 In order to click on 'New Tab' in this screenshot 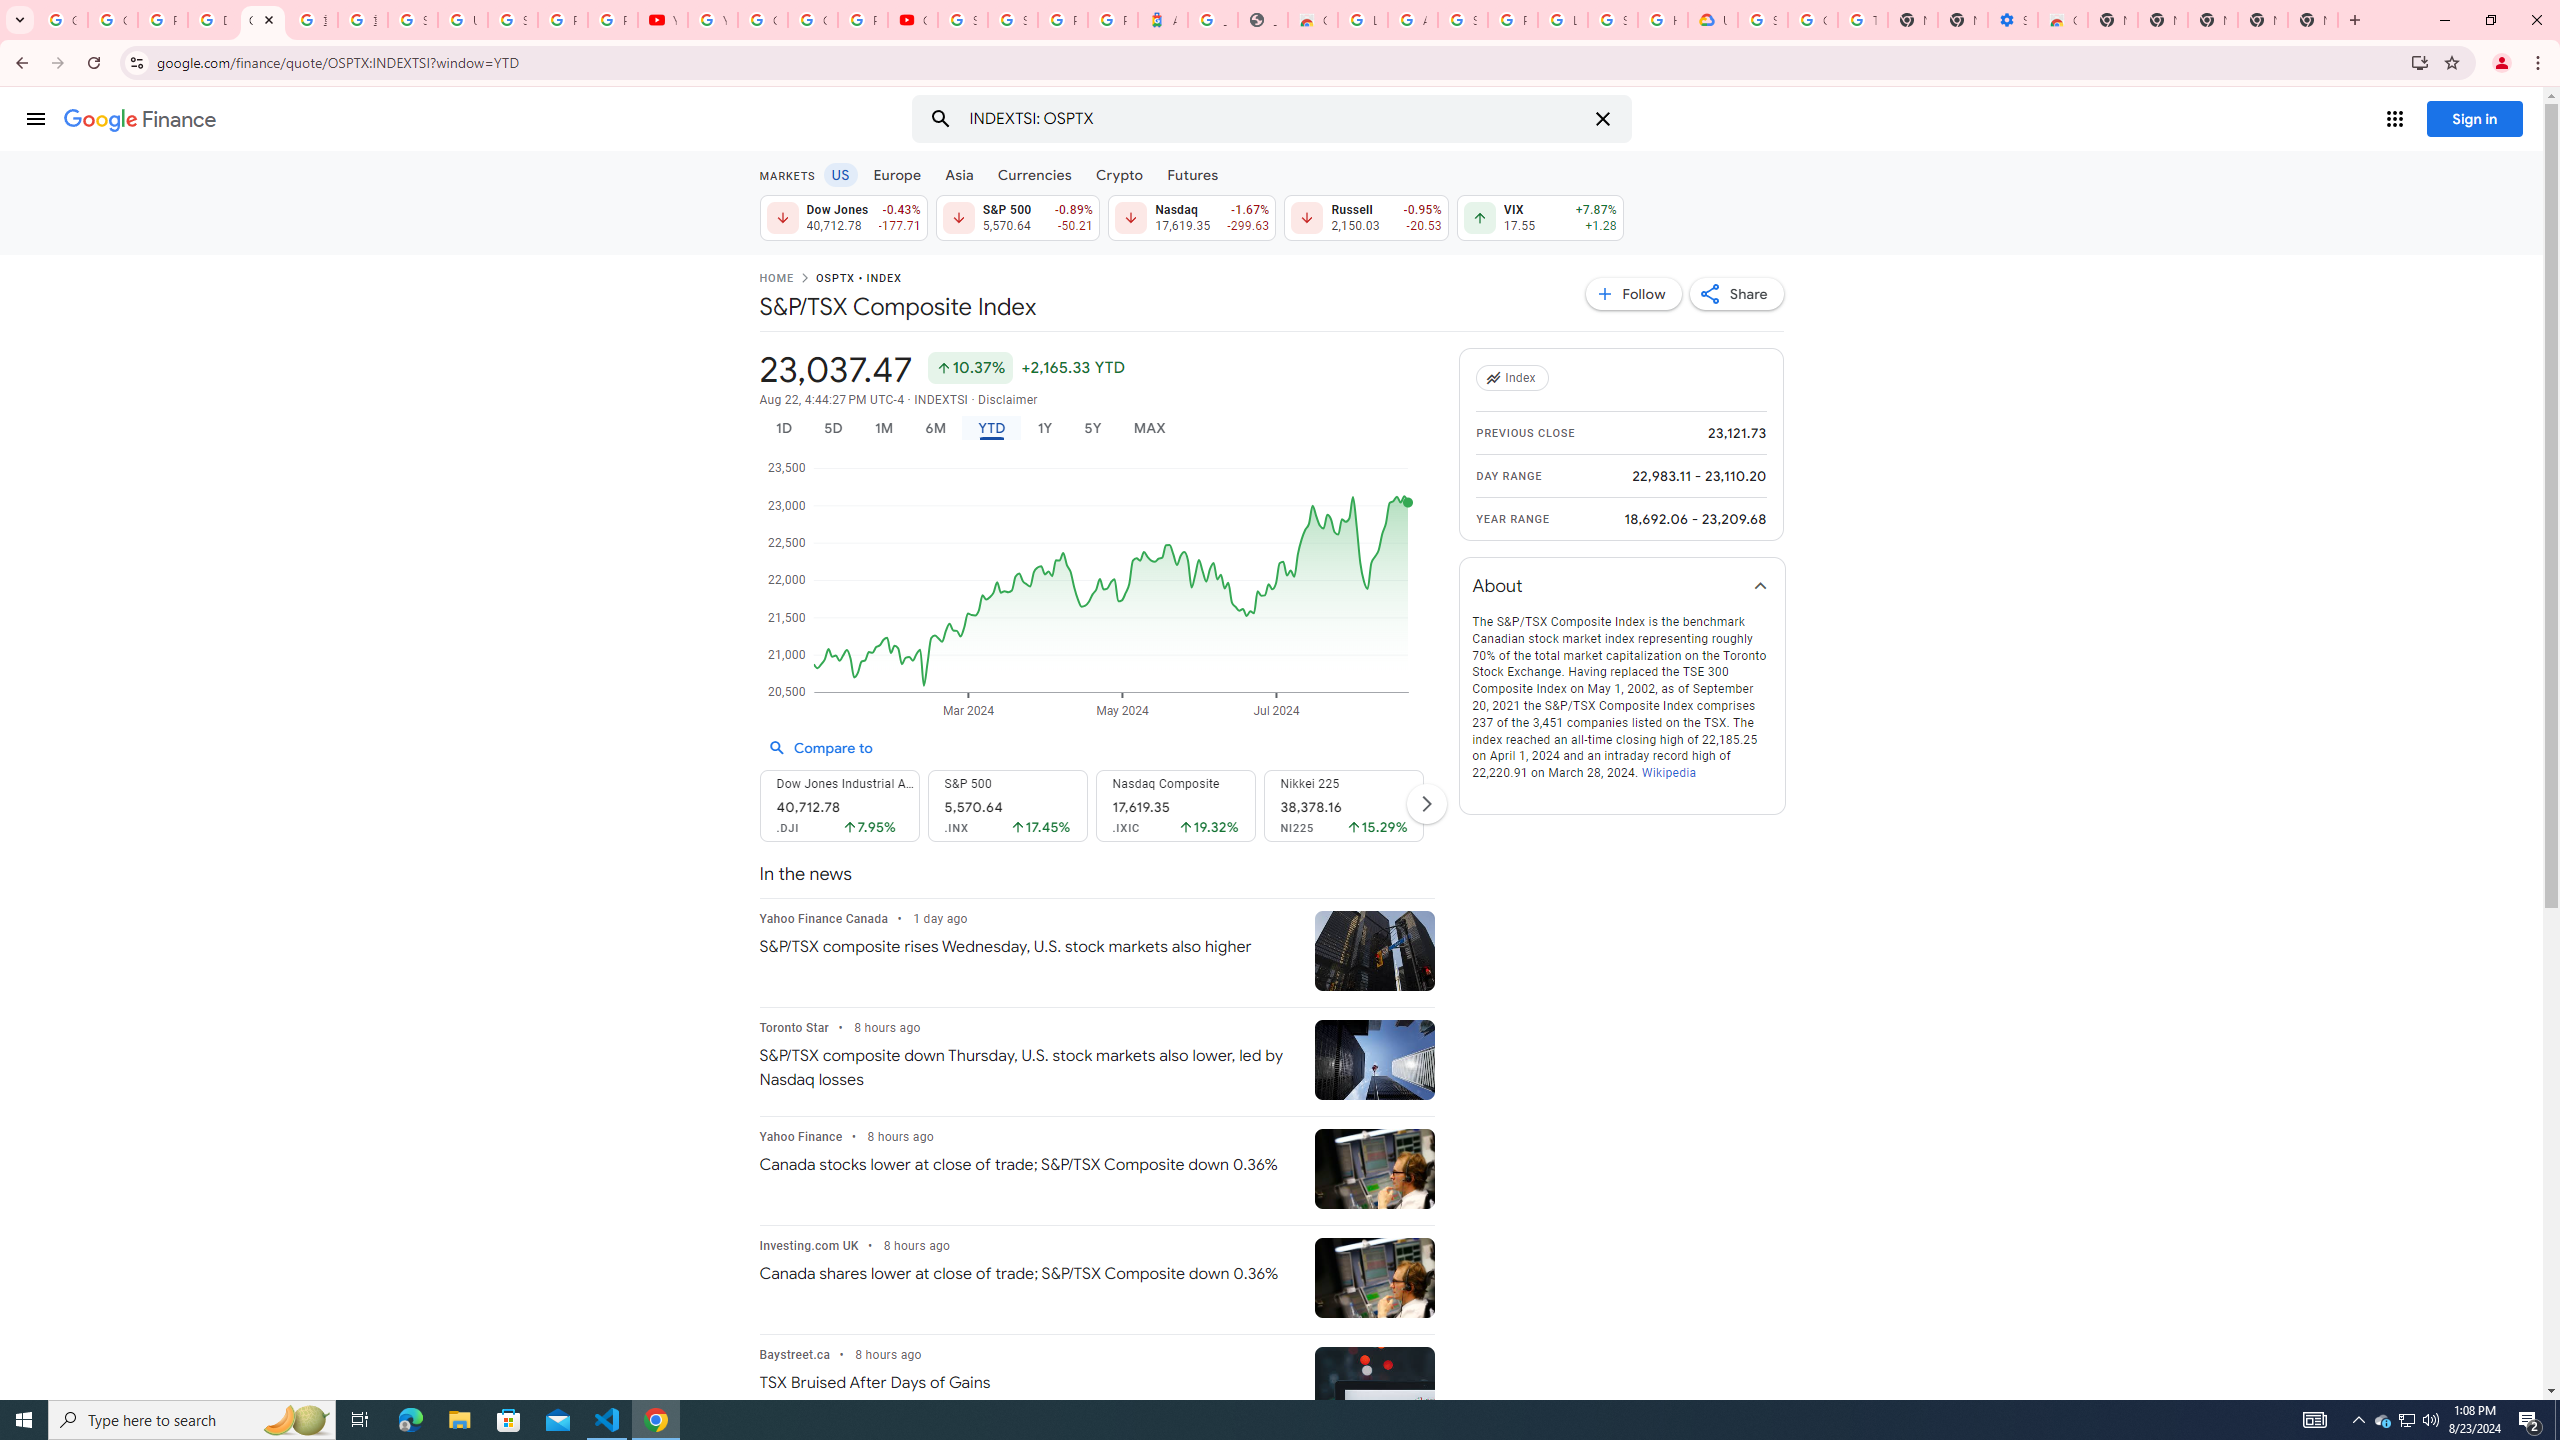, I will do `click(2311, 19)`.